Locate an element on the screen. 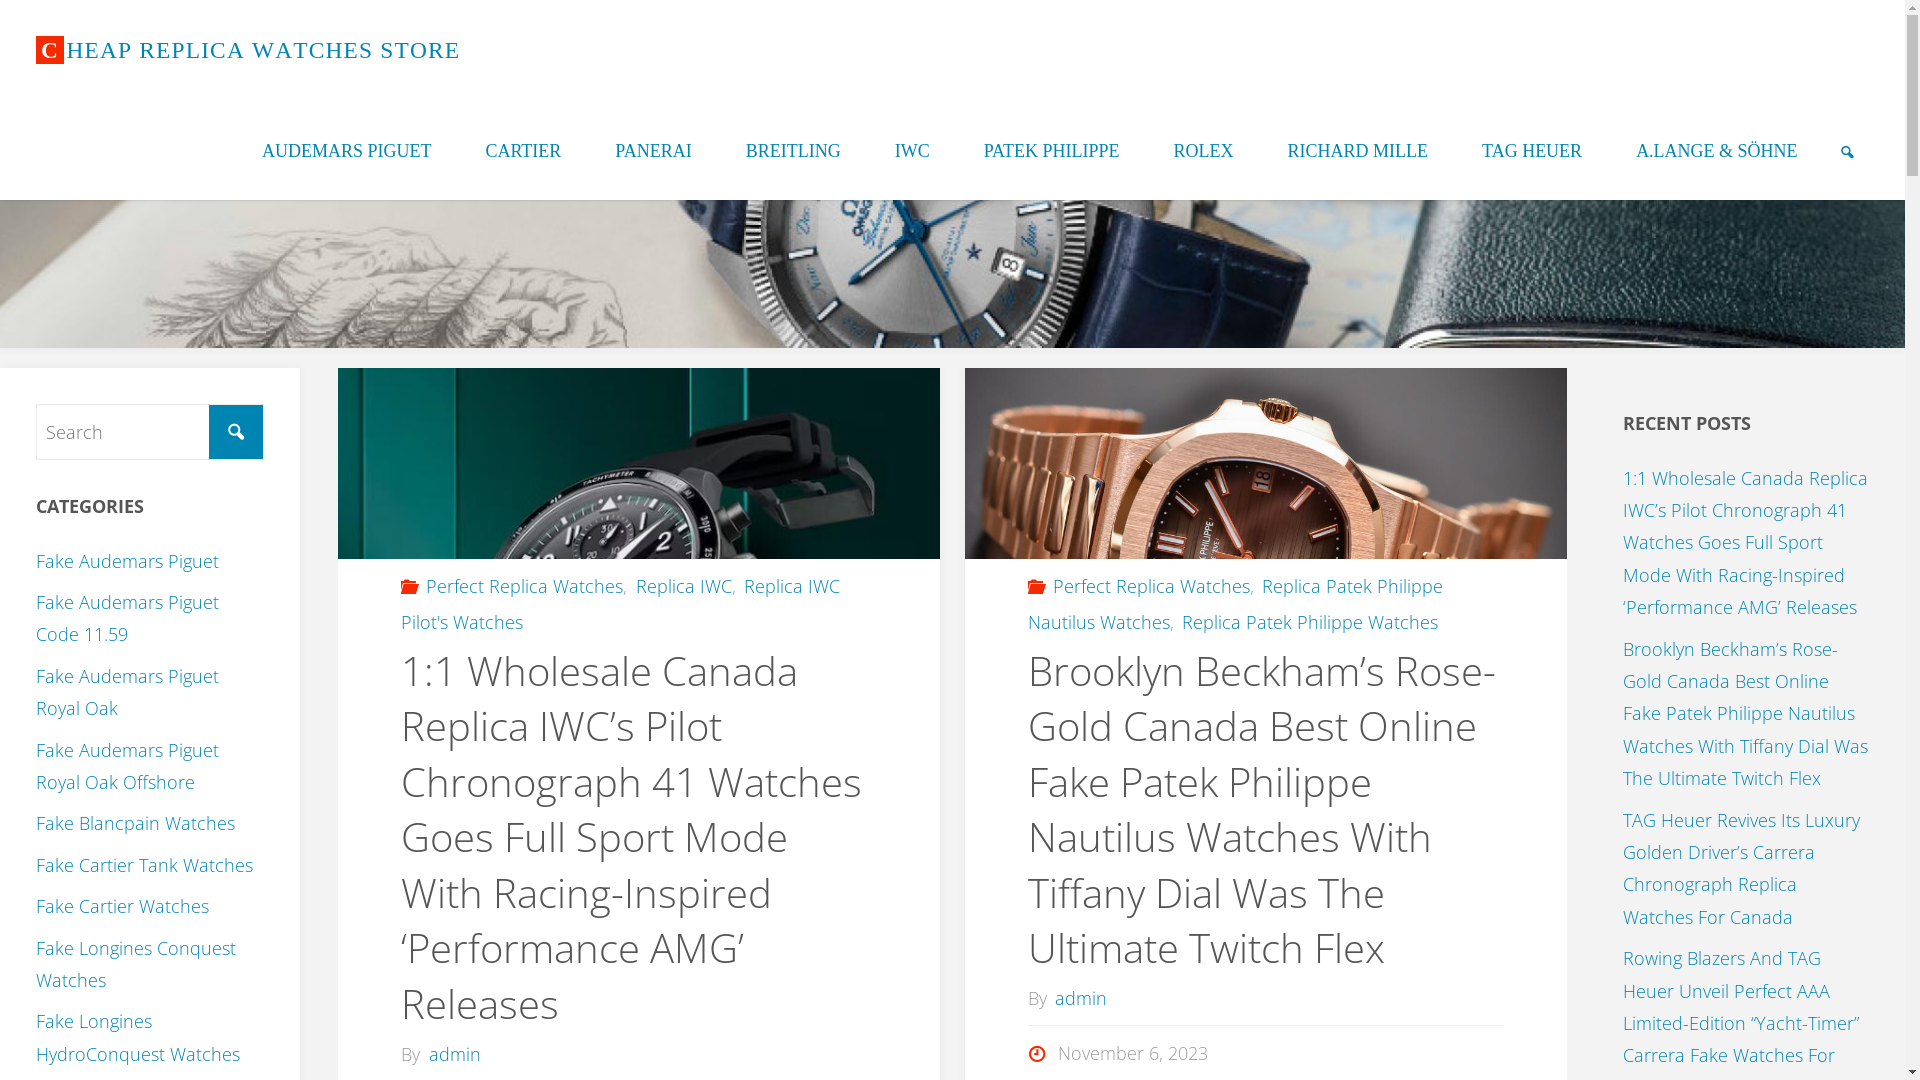 This screenshot has width=1920, height=1080. 'AUDEMARS PIGUET' is located at coordinates (346, 149).